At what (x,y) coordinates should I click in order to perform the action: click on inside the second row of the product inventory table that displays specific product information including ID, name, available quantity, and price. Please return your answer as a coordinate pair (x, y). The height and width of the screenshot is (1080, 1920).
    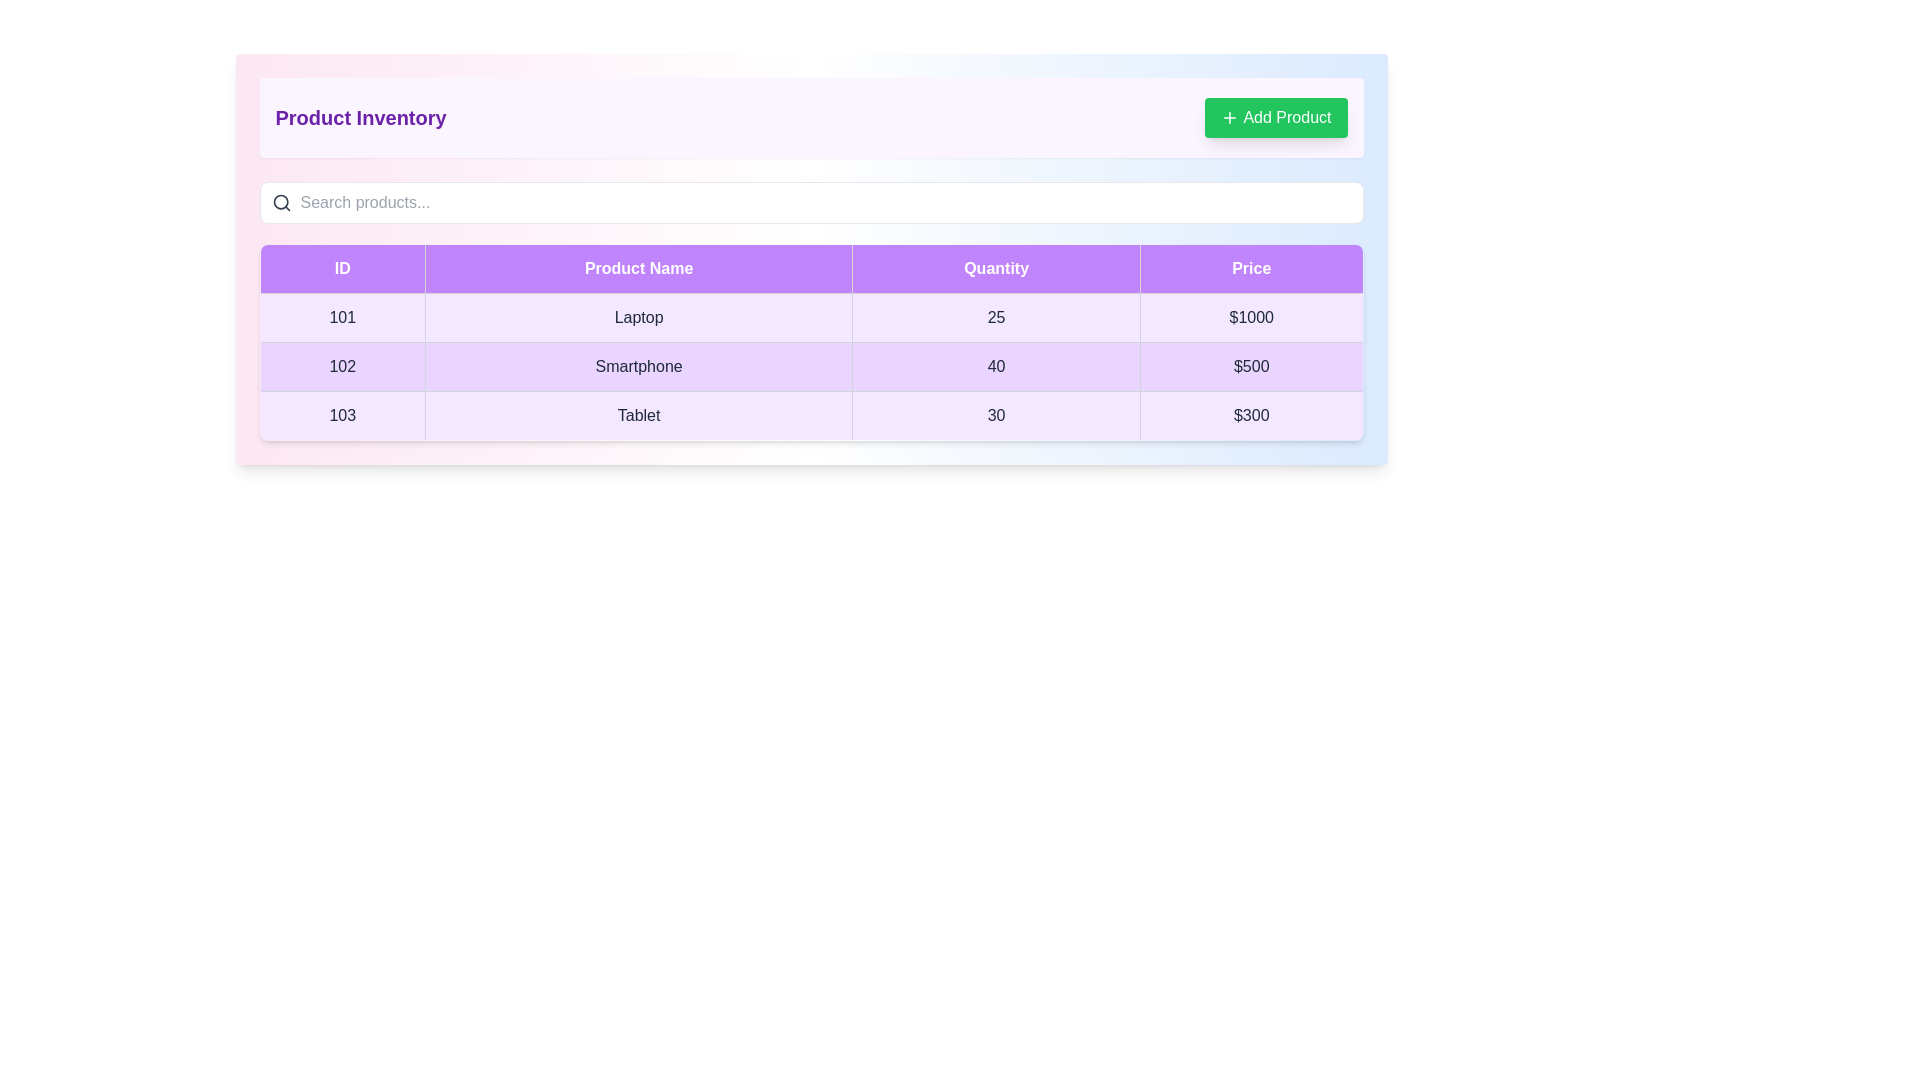
    Looking at the image, I should click on (811, 366).